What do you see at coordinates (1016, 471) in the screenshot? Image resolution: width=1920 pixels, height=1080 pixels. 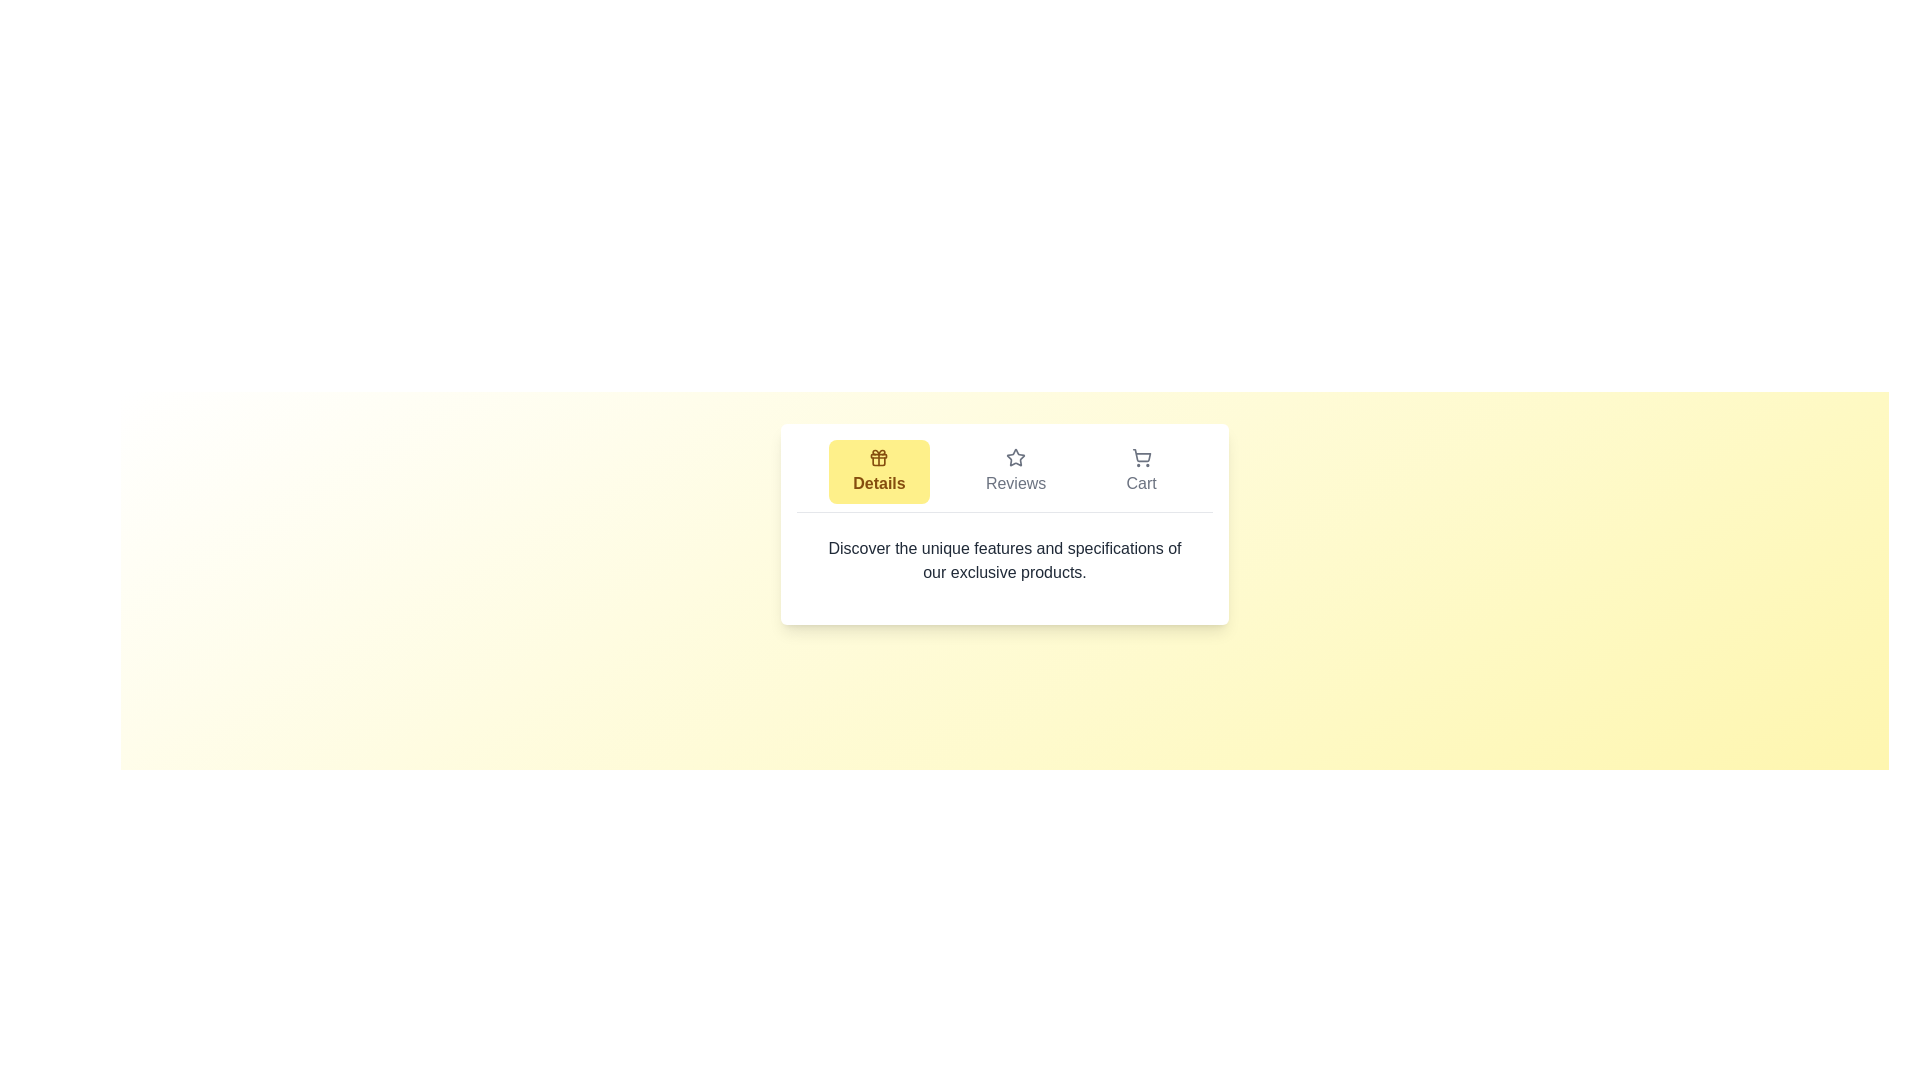 I see `the Reviews tab by clicking on it` at bounding box center [1016, 471].